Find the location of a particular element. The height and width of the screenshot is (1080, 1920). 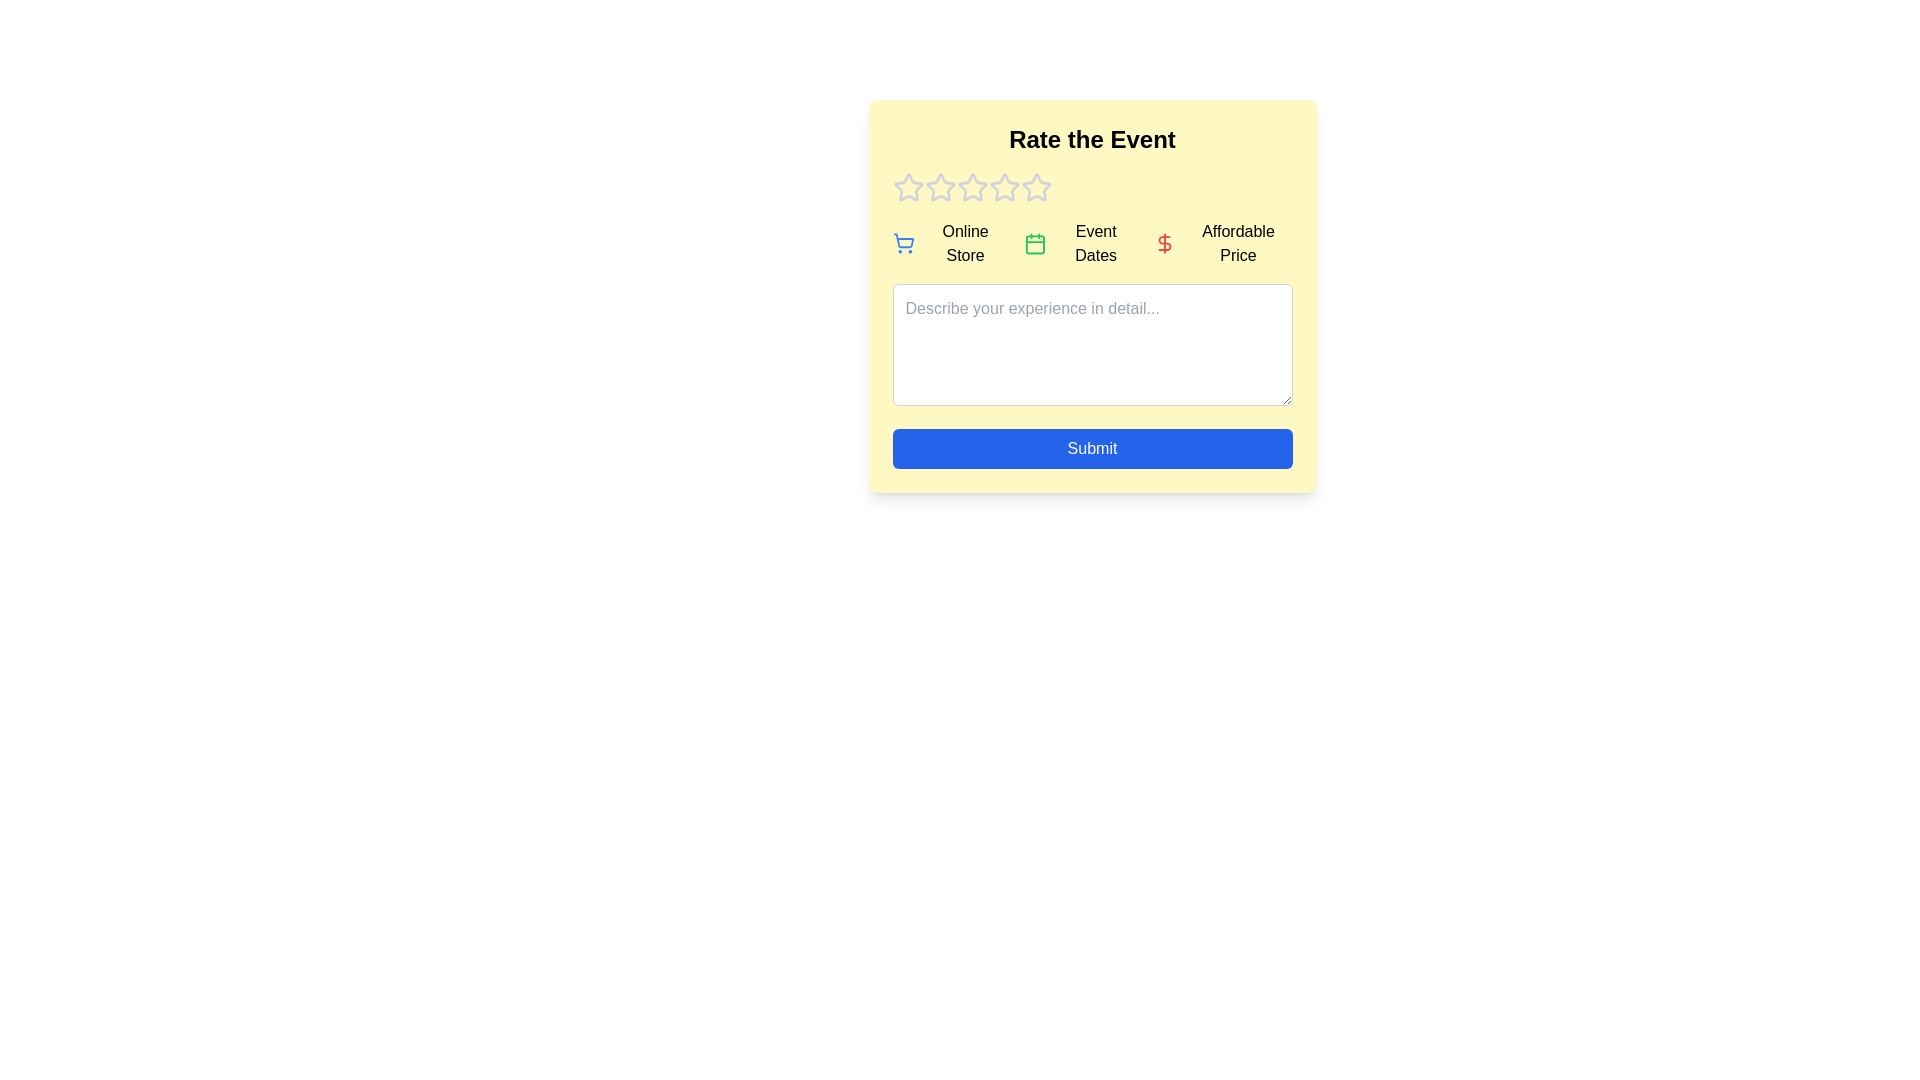

the event rating to 3 stars by clicking on the corresponding star is located at coordinates (972, 188).